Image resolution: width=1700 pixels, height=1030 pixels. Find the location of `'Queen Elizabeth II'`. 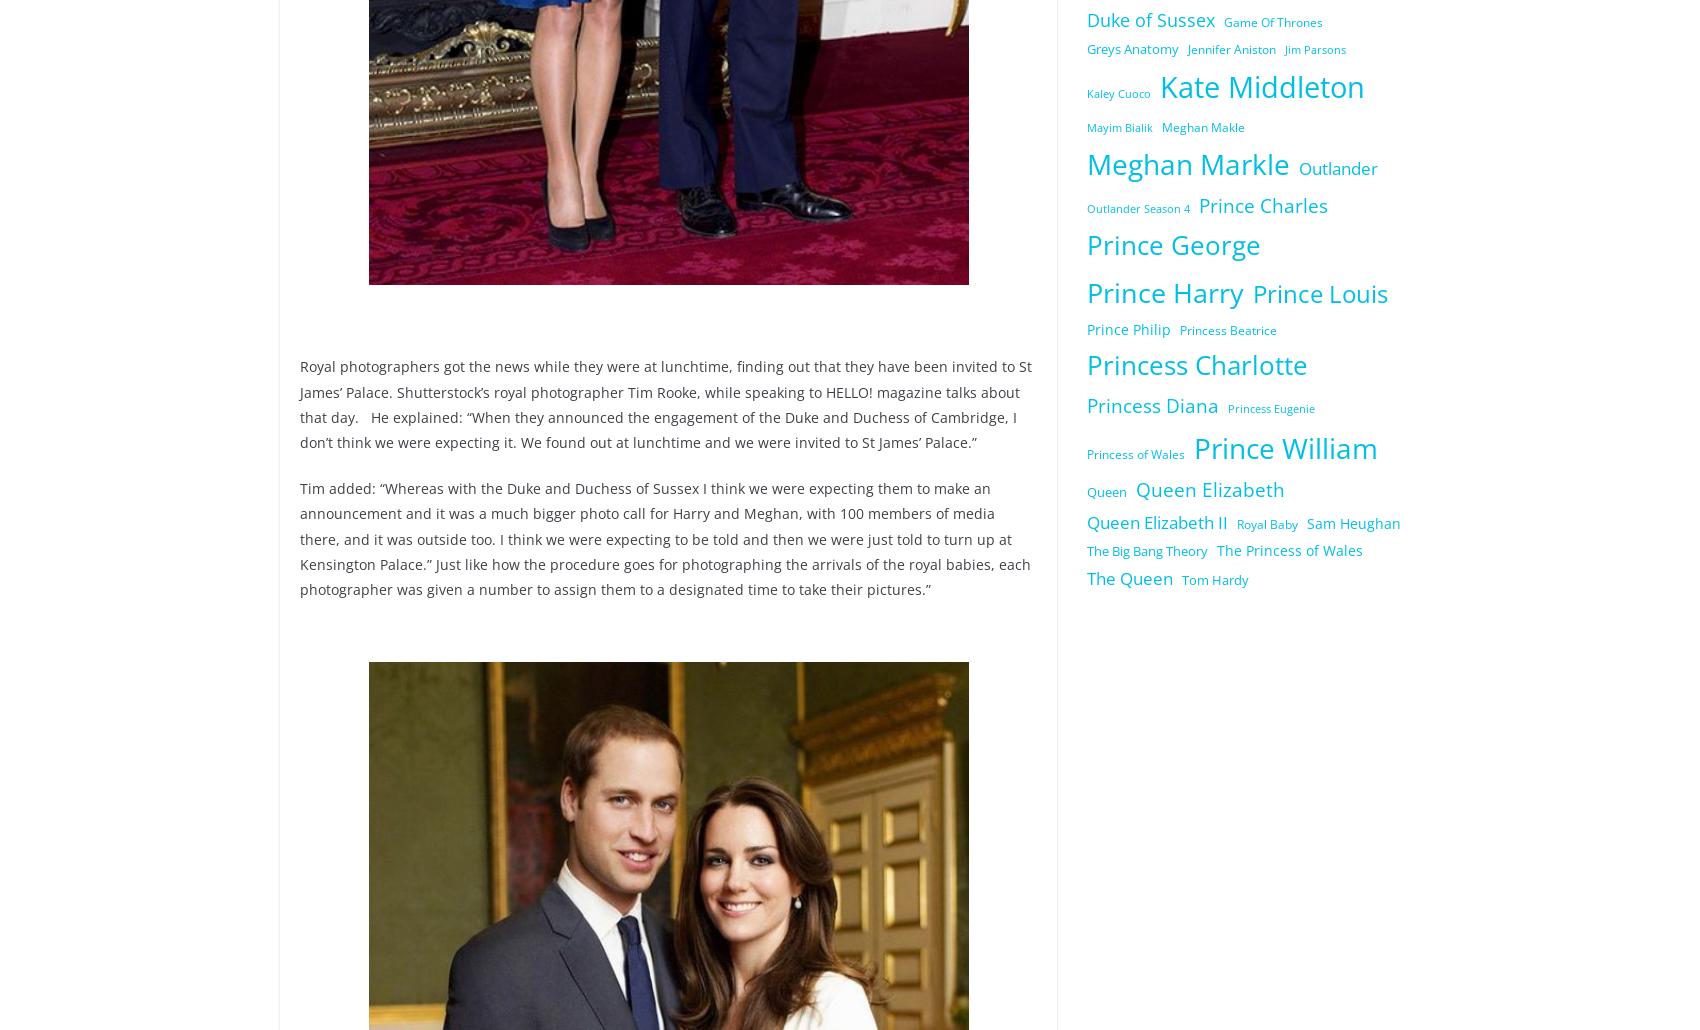

'Queen Elizabeth II' is located at coordinates (1157, 520).